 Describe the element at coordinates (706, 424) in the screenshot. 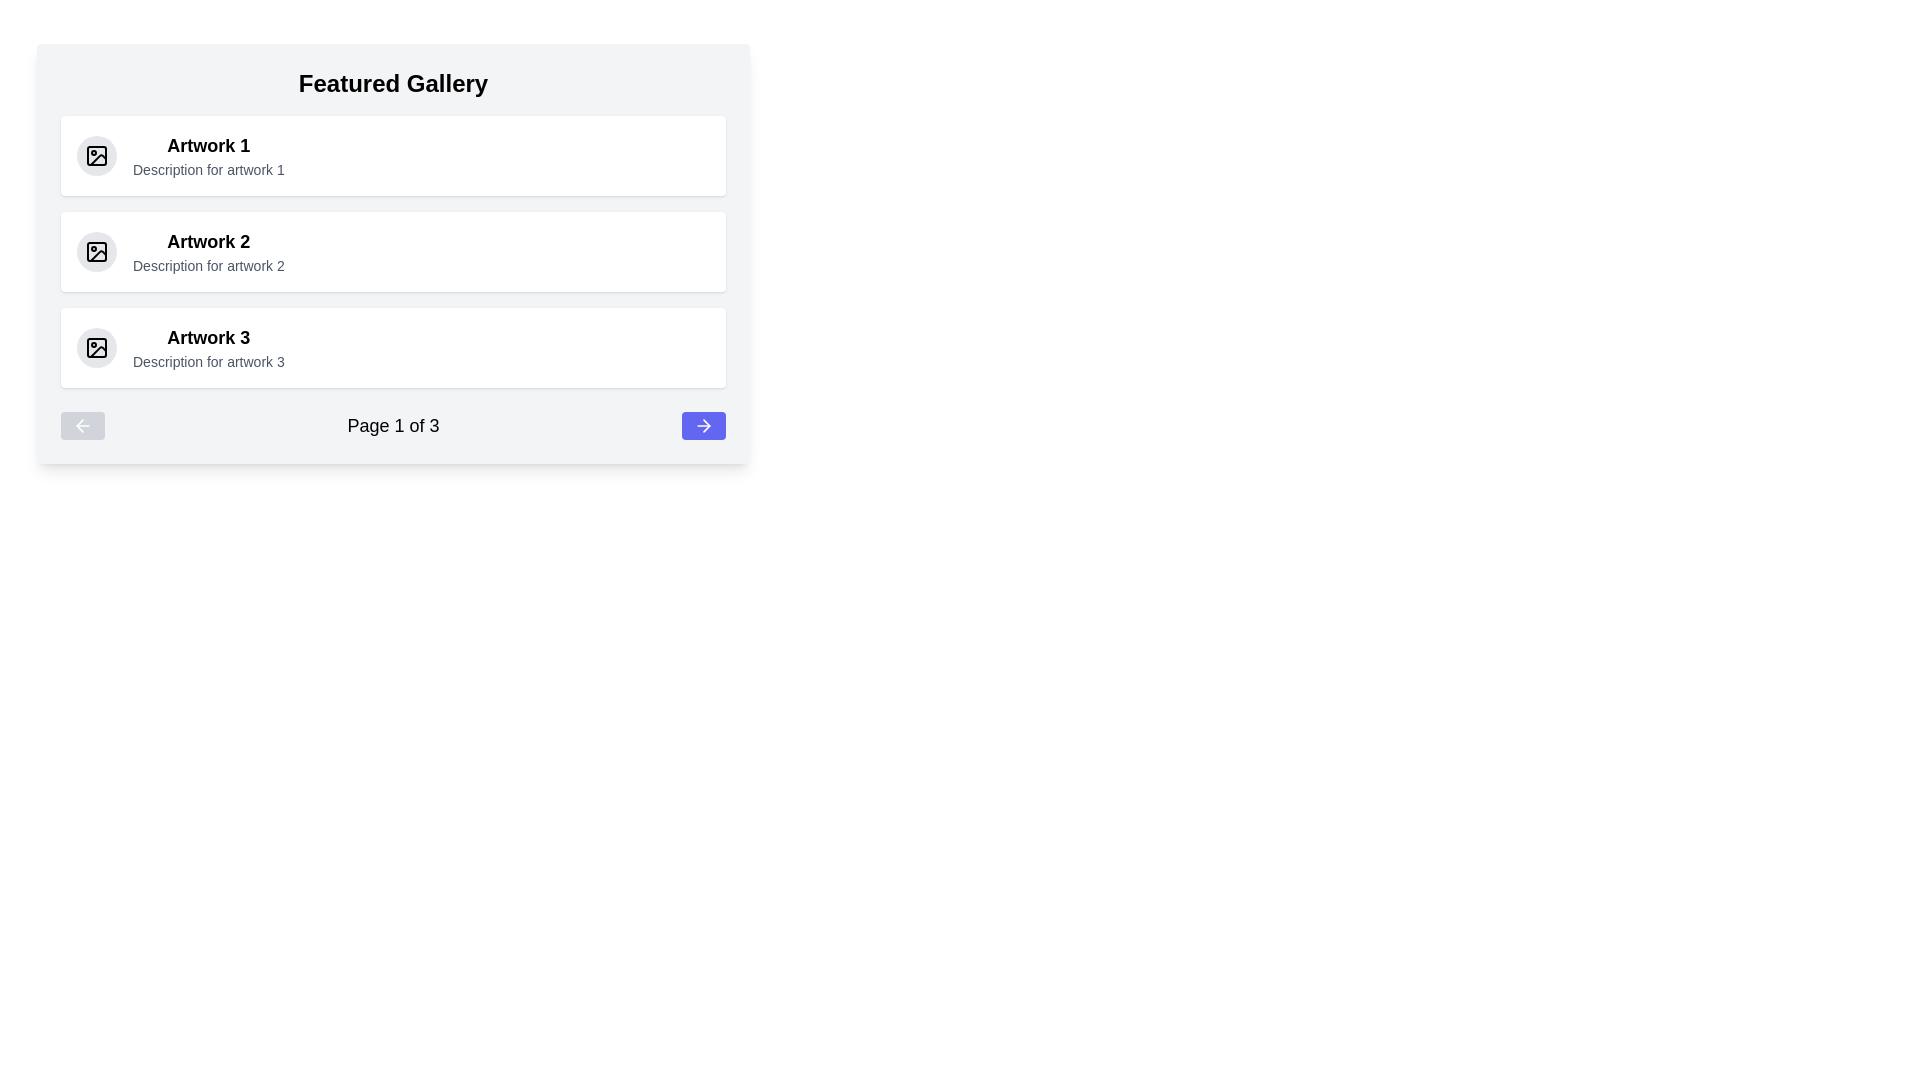

I see `the forward navigation arrow icon inside the blue rectangular button located to the right of the pagination controls at the bottom of the Featured Gallery section` at that location.